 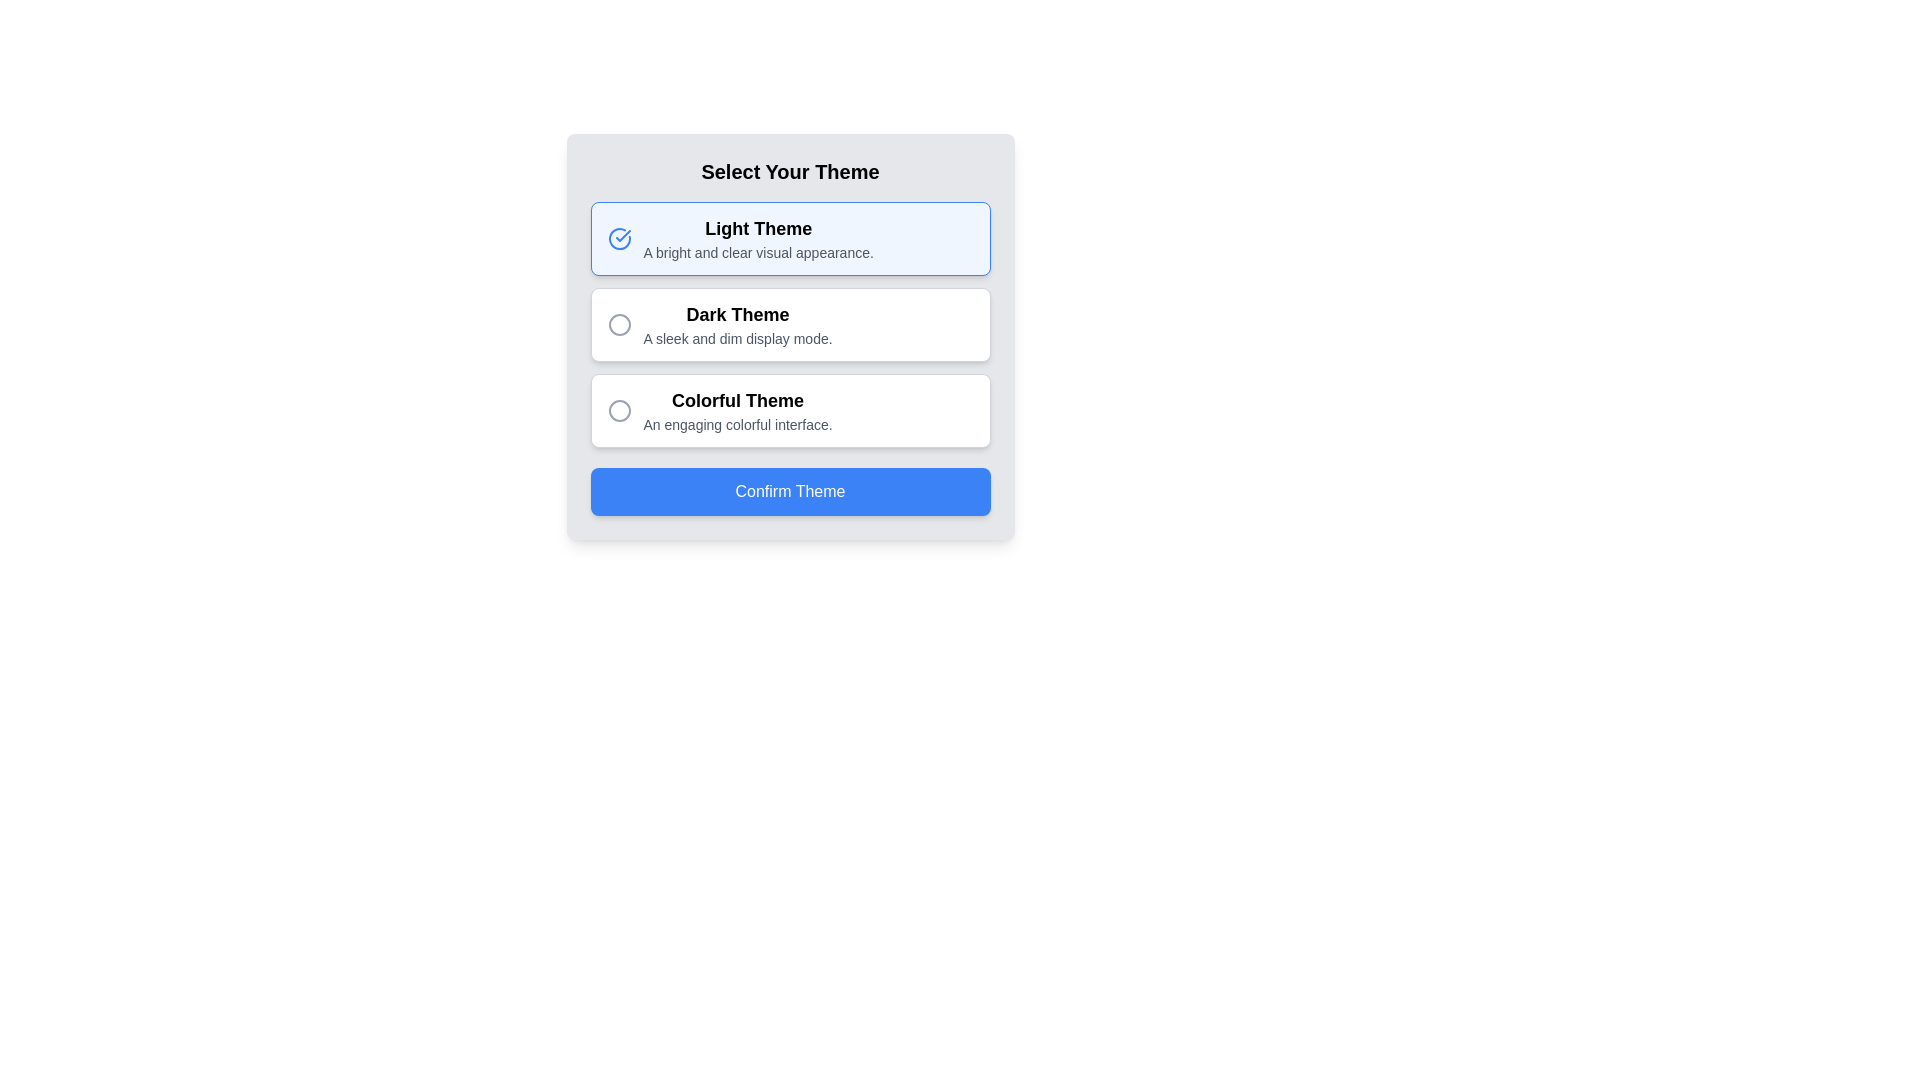 I want to click on the descriptive text label providing additional information about the 'Dark Theme' option located centrally below the title 'Dark Theme', so click(x=737, y=338).